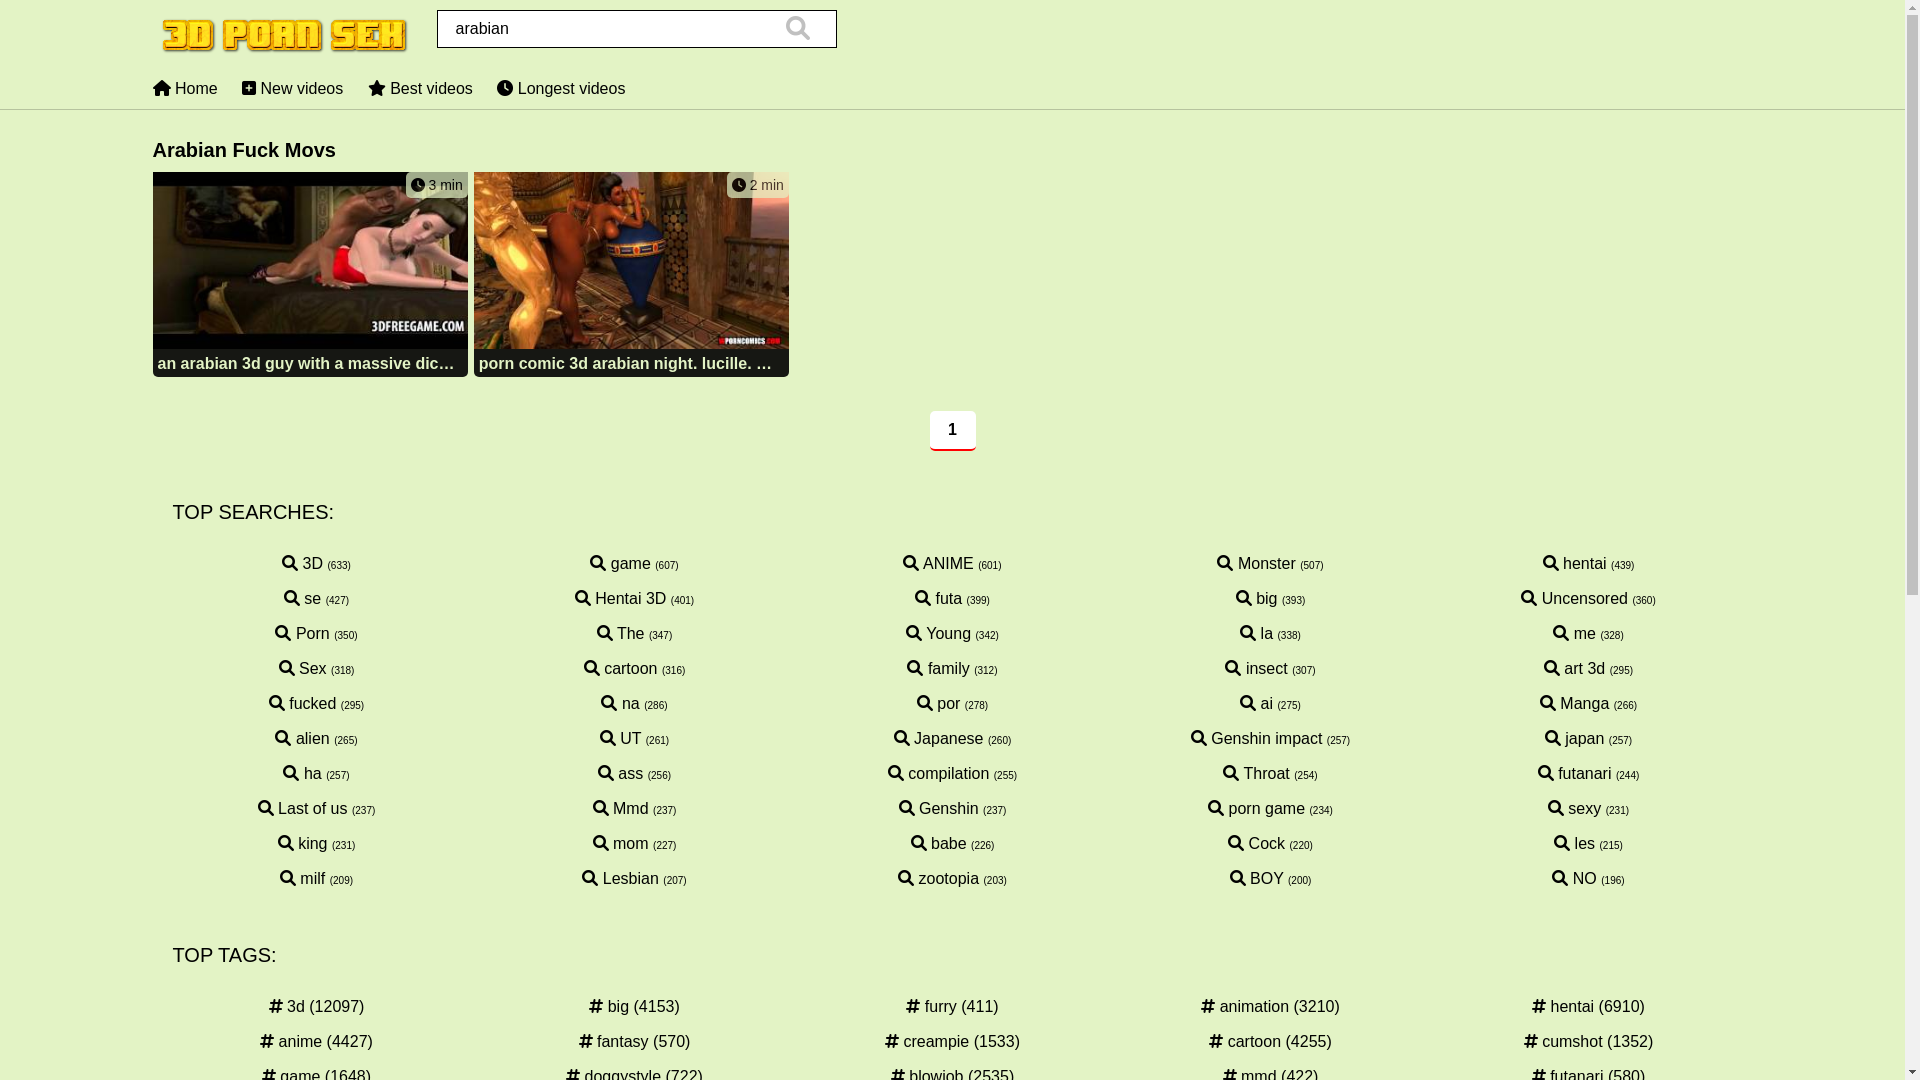 The height and width of the screenshot is (1080, 1920). What do you see at coordinates (1573, 843) in the screenshot?
I see `'les'` at bounding box center [1573, 843].